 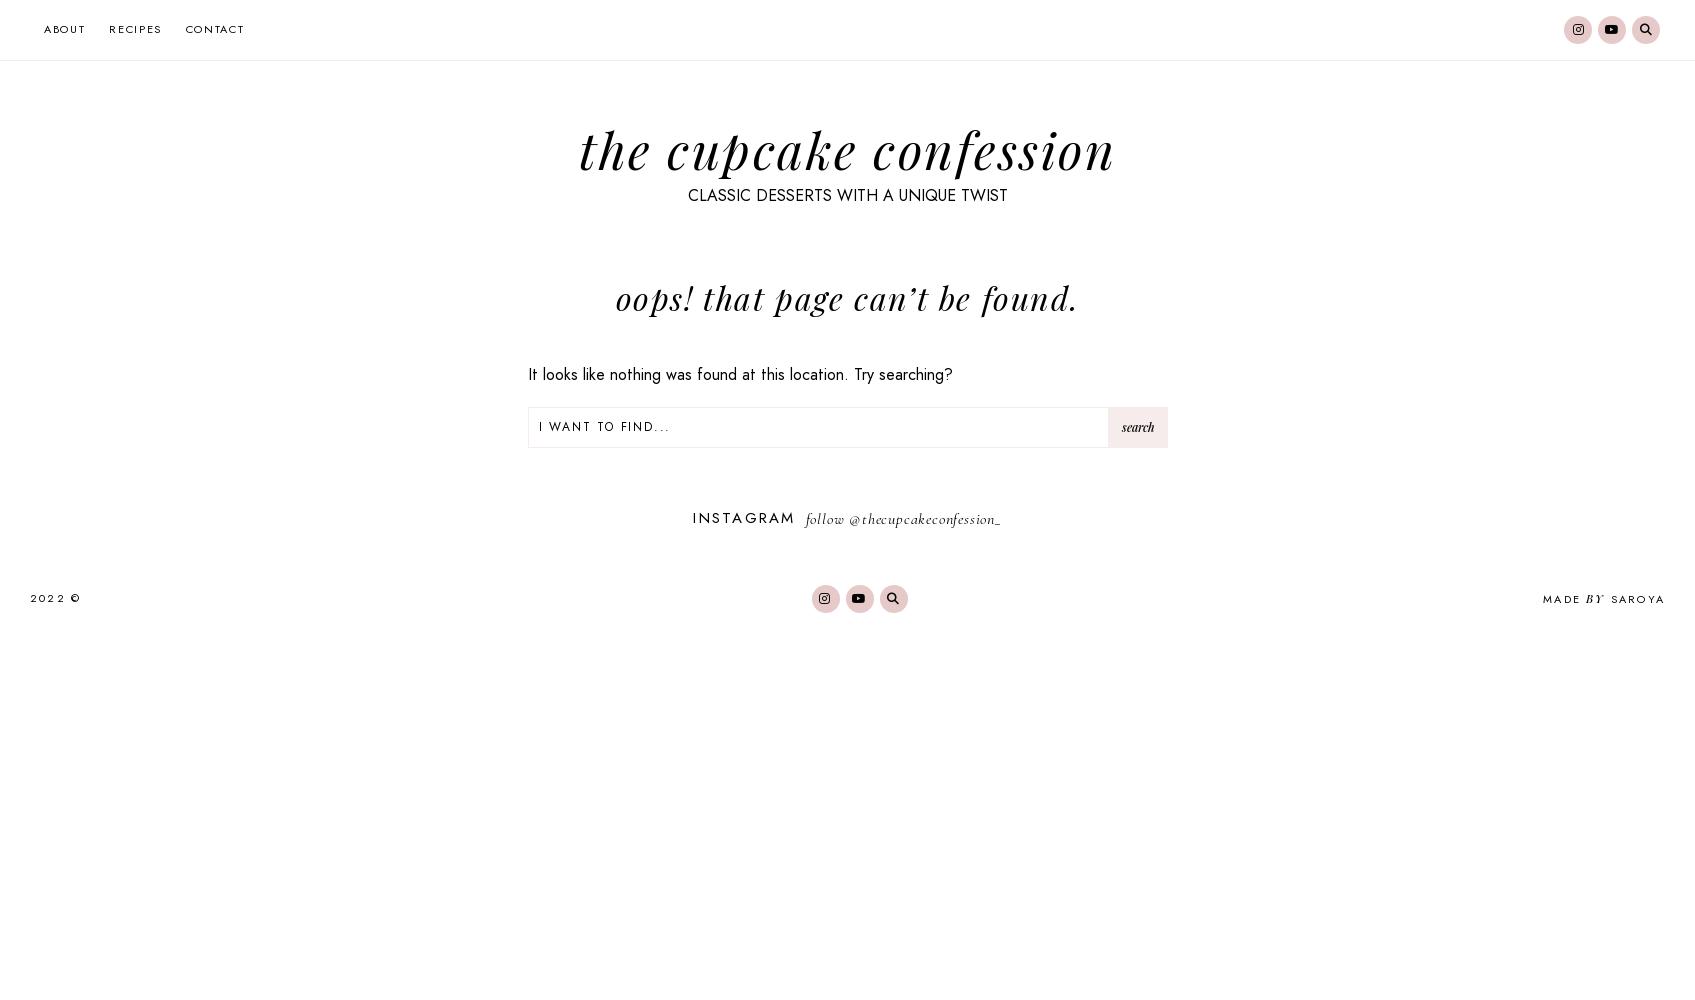 I want to click on 'thecupcakeconfession_', so click(x=931, y=518).